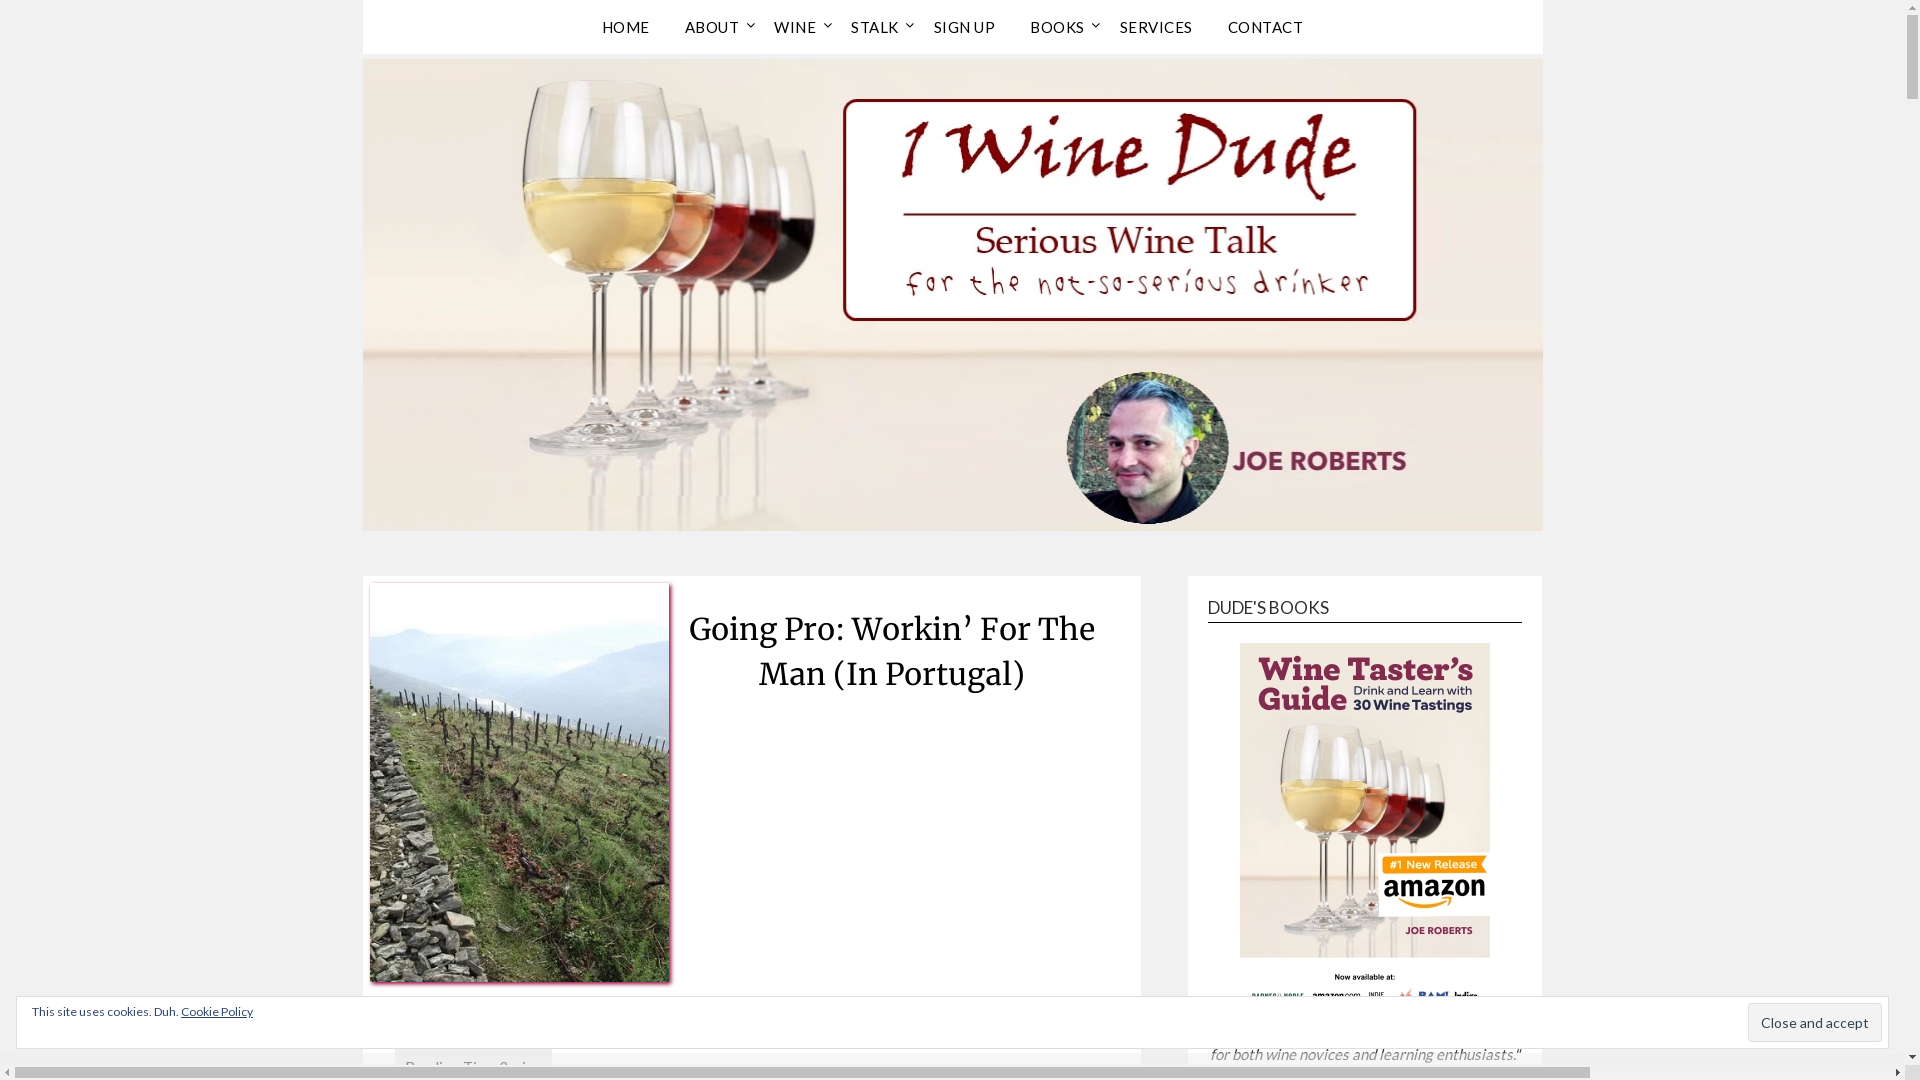  What do you see at coordinates (505, 69) in the screenshot?
I see `'1 Wine Dude'` at bounding box center [505, 69].